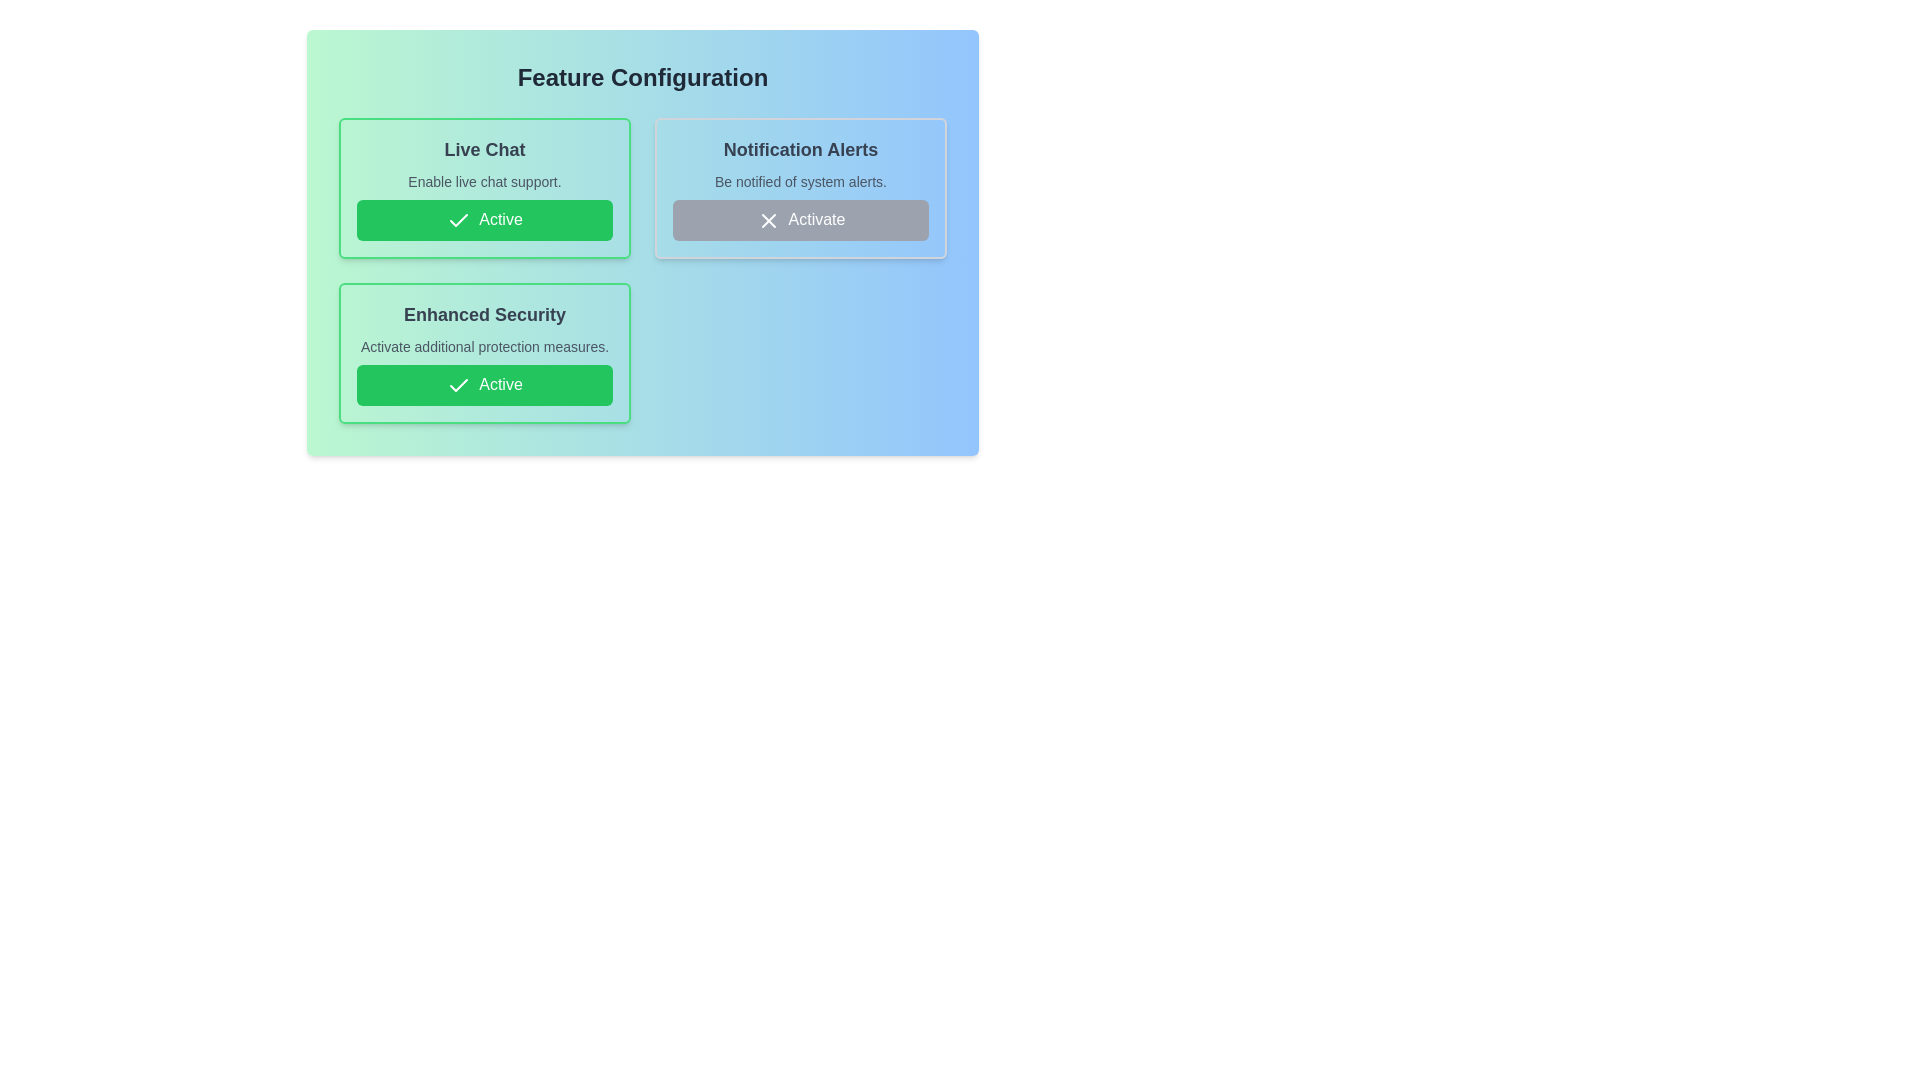 This screenshot has height=1080, width=1920. I want to click on the text and description of the feature Live Chat, so click(484, 188).